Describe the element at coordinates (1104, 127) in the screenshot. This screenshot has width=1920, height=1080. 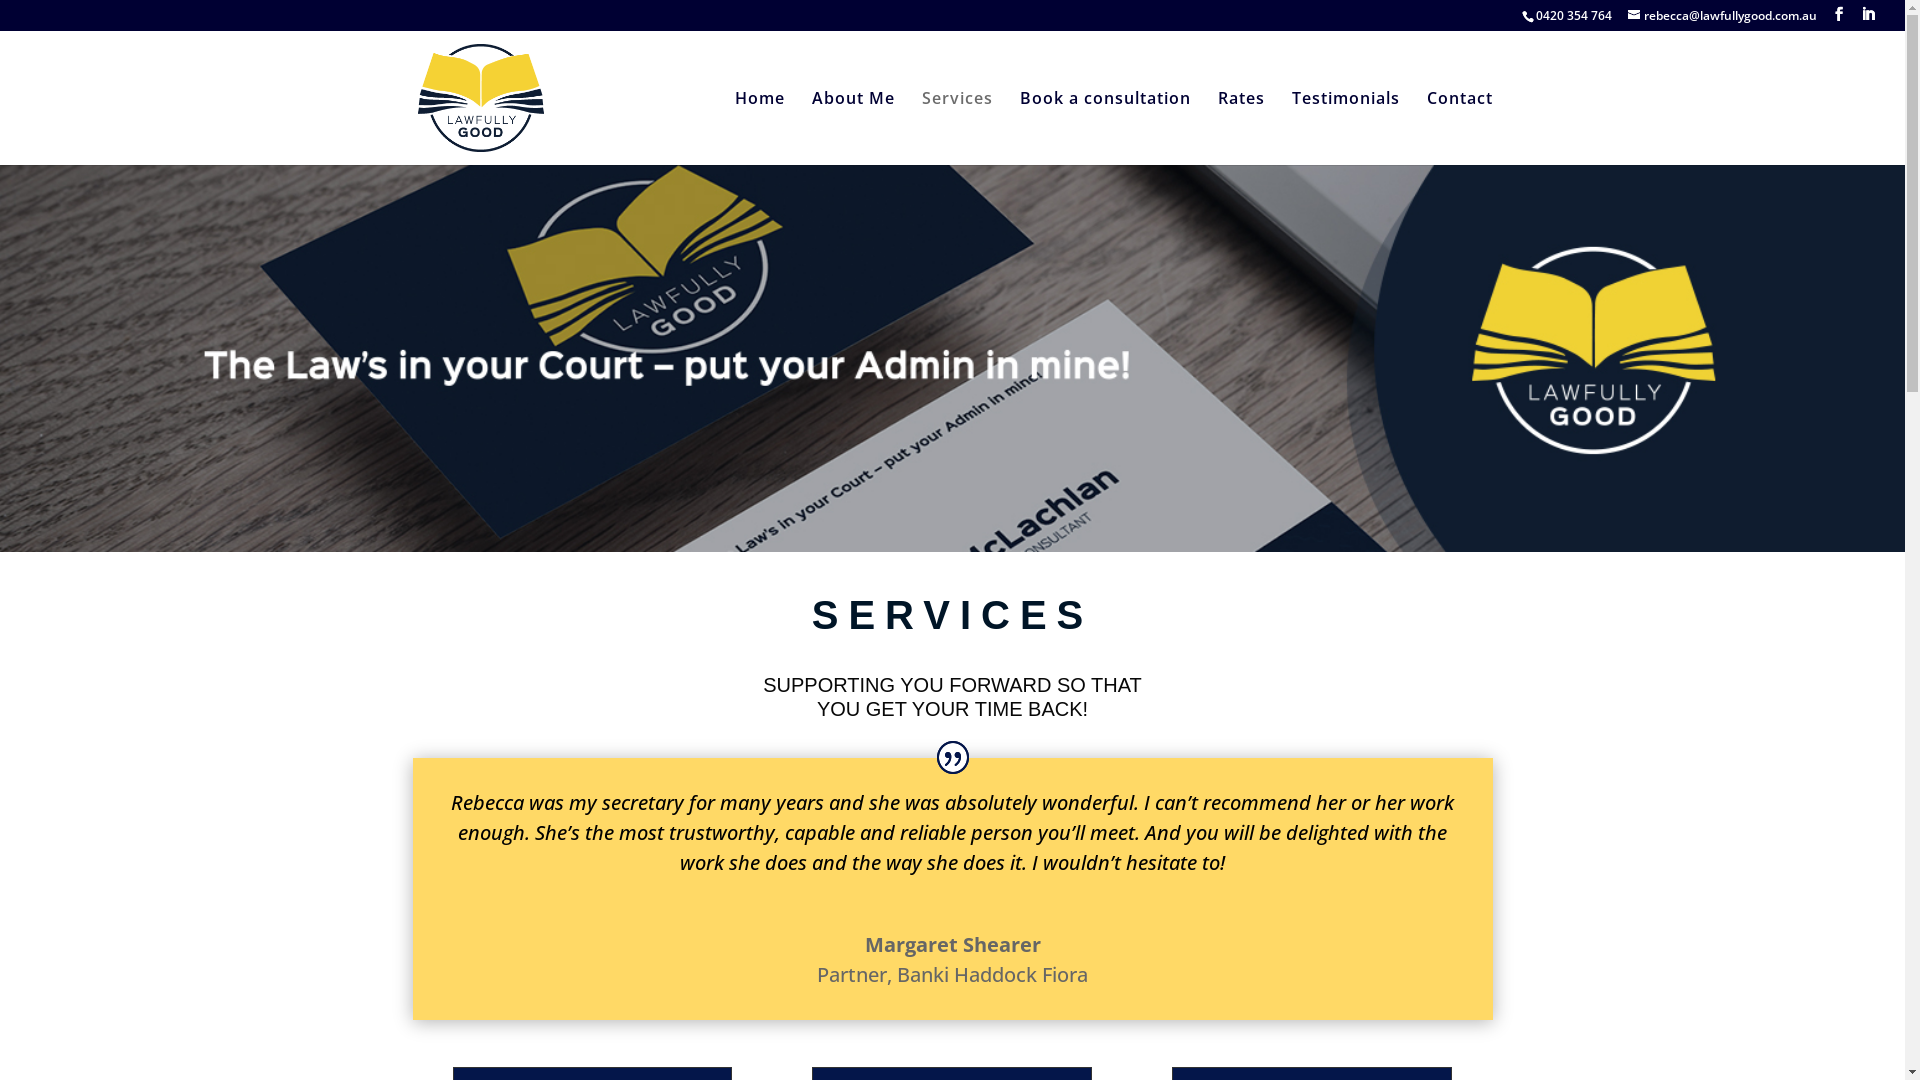
I see `'Book a consultation'` at that location.